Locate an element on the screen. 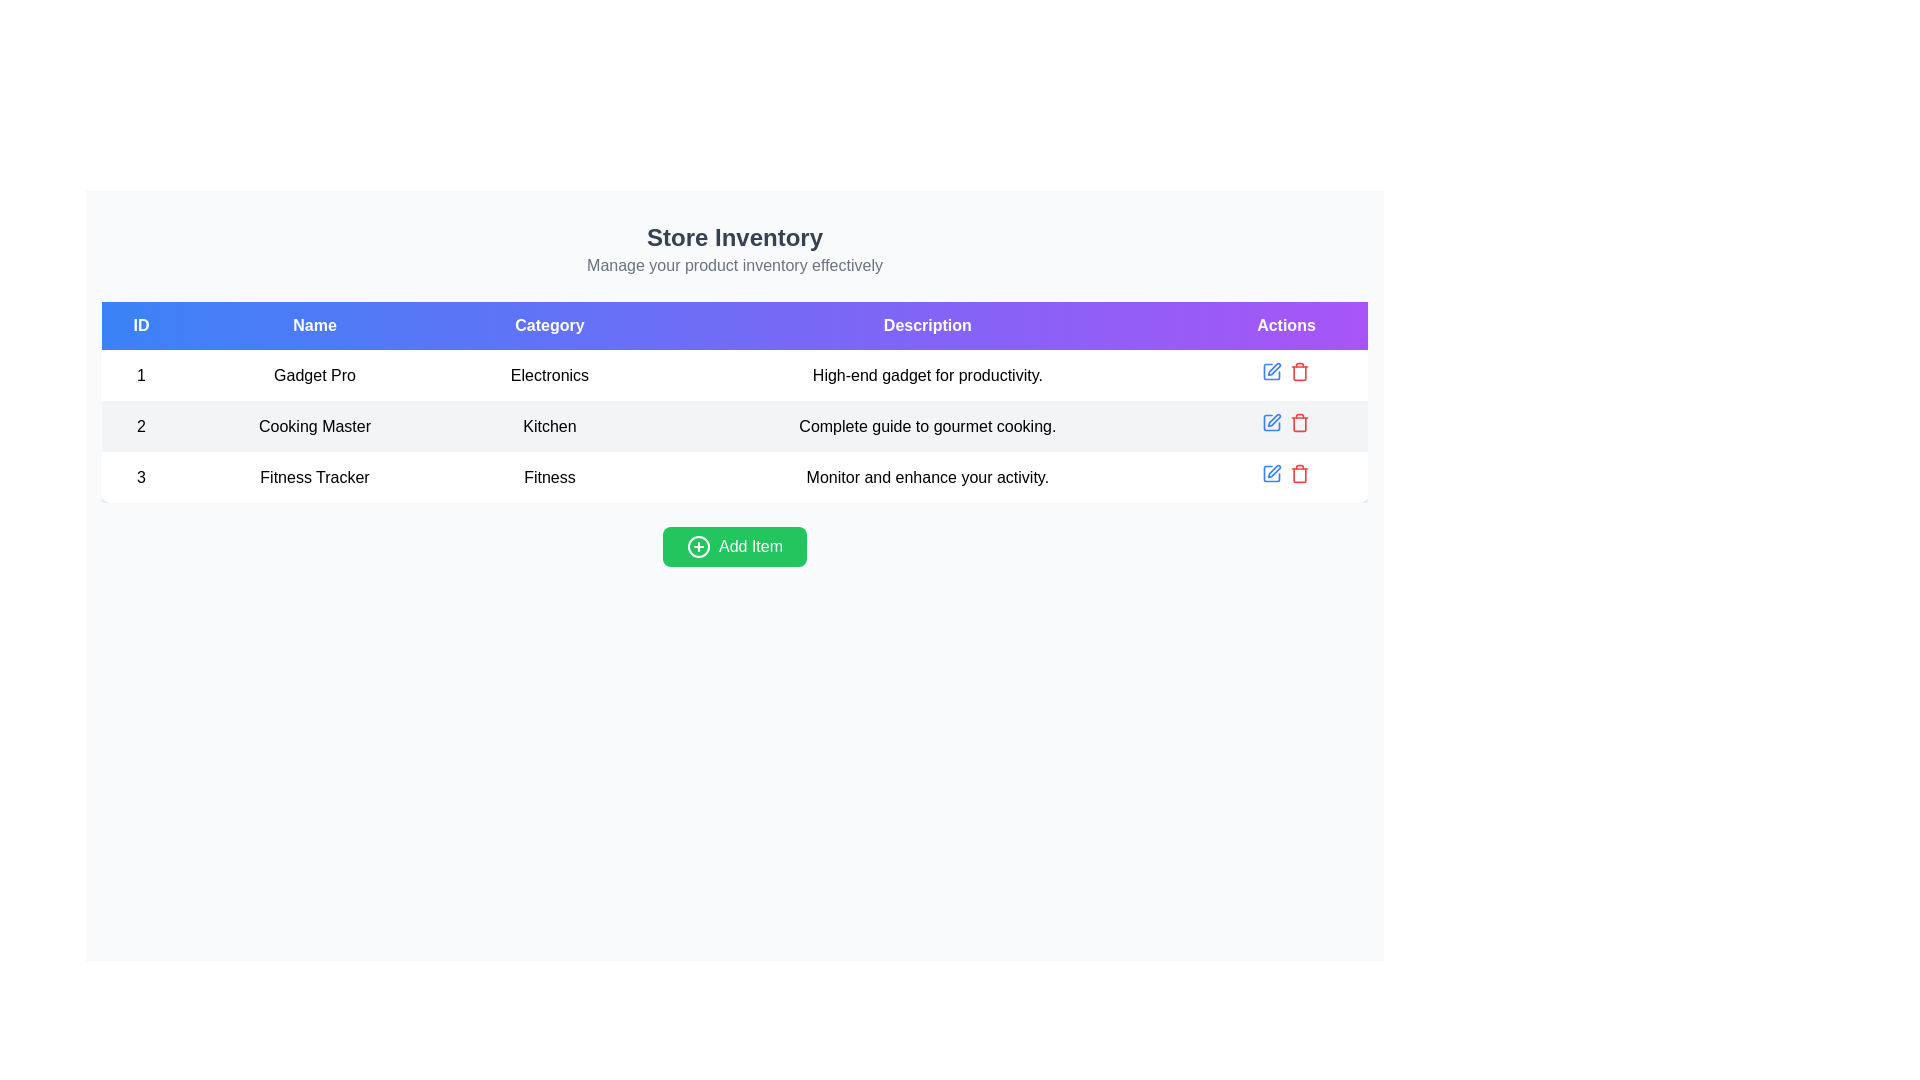 Image resolution: width=1920 pixels, height=1080 pixels. the trash bin icon in the 'Actions' column of the last row labeled 'Fitness Tracker' is located at coordinates (1300, 474).